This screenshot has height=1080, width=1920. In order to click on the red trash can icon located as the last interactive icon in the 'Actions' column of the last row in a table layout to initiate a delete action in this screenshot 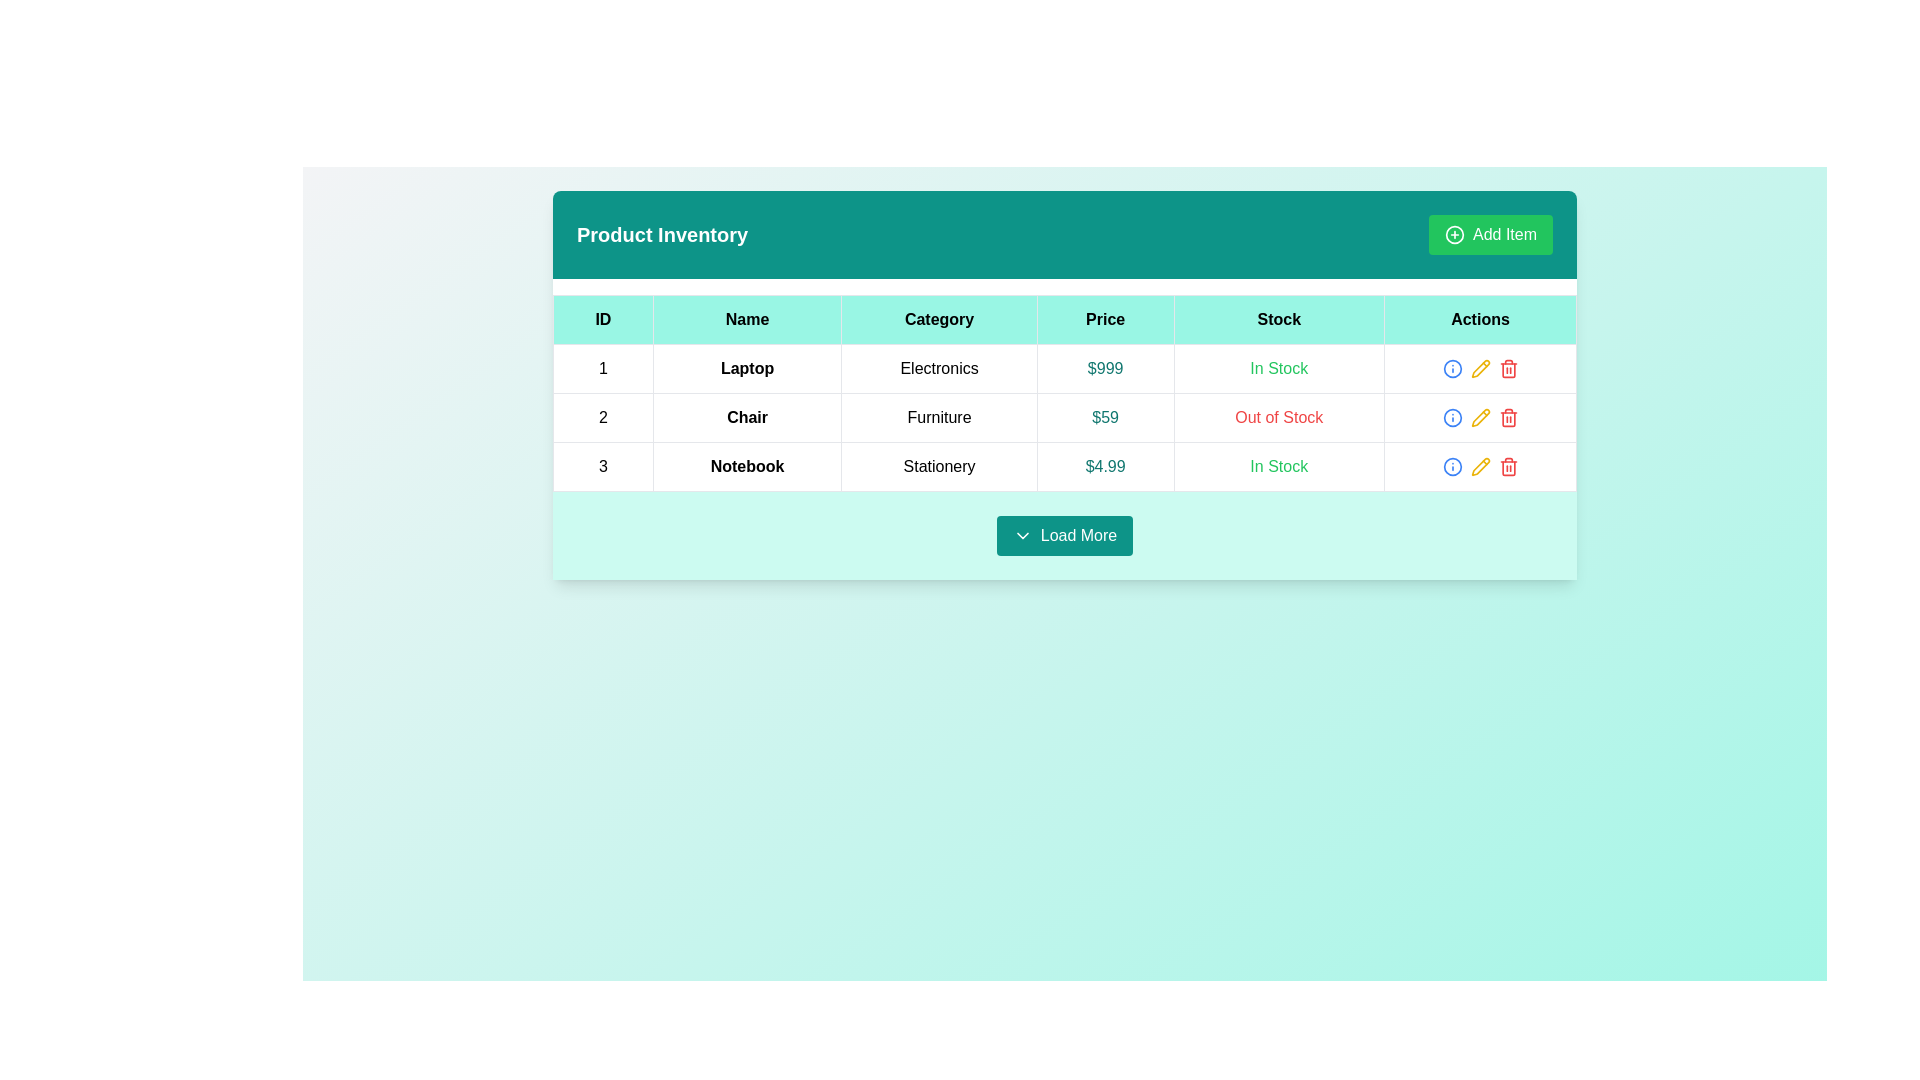, I will do `click(1508, 466)`.